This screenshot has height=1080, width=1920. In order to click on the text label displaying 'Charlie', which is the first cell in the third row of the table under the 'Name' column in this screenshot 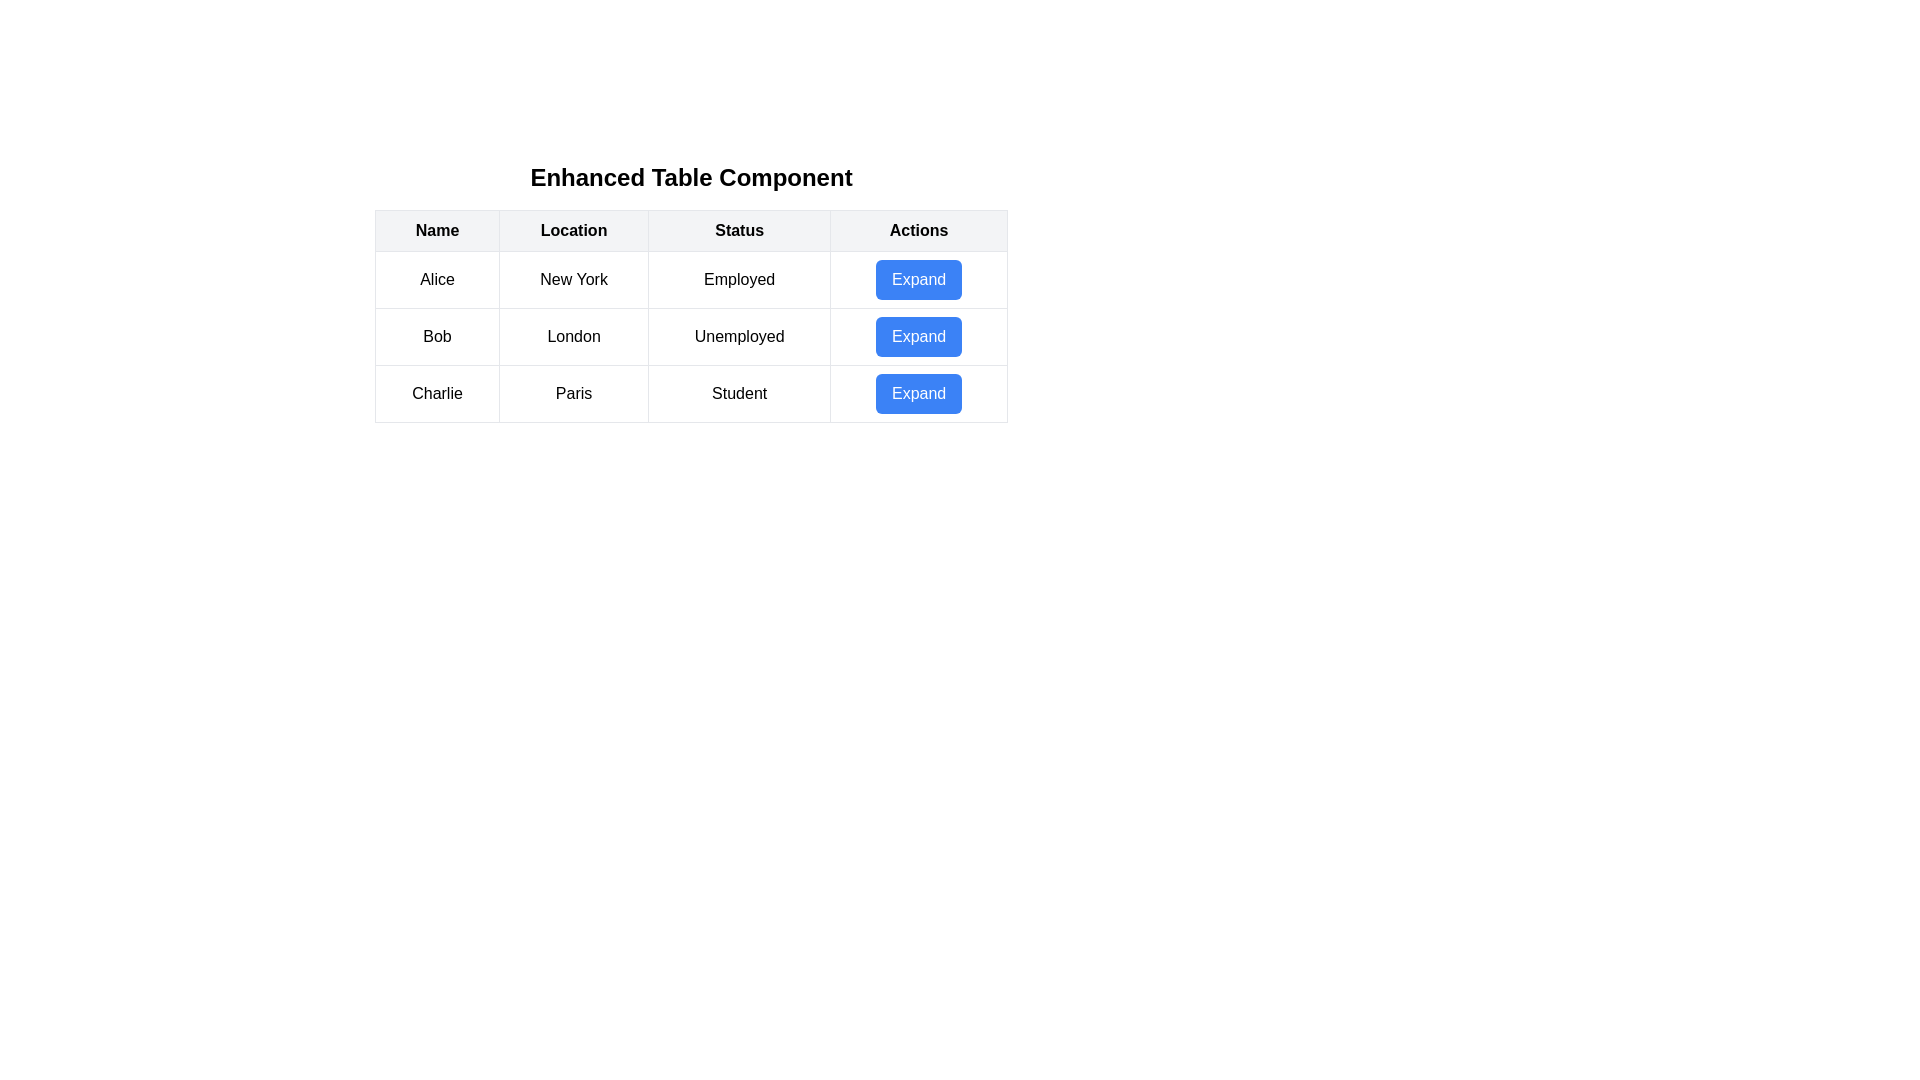, I will do `click(436, 393)`.